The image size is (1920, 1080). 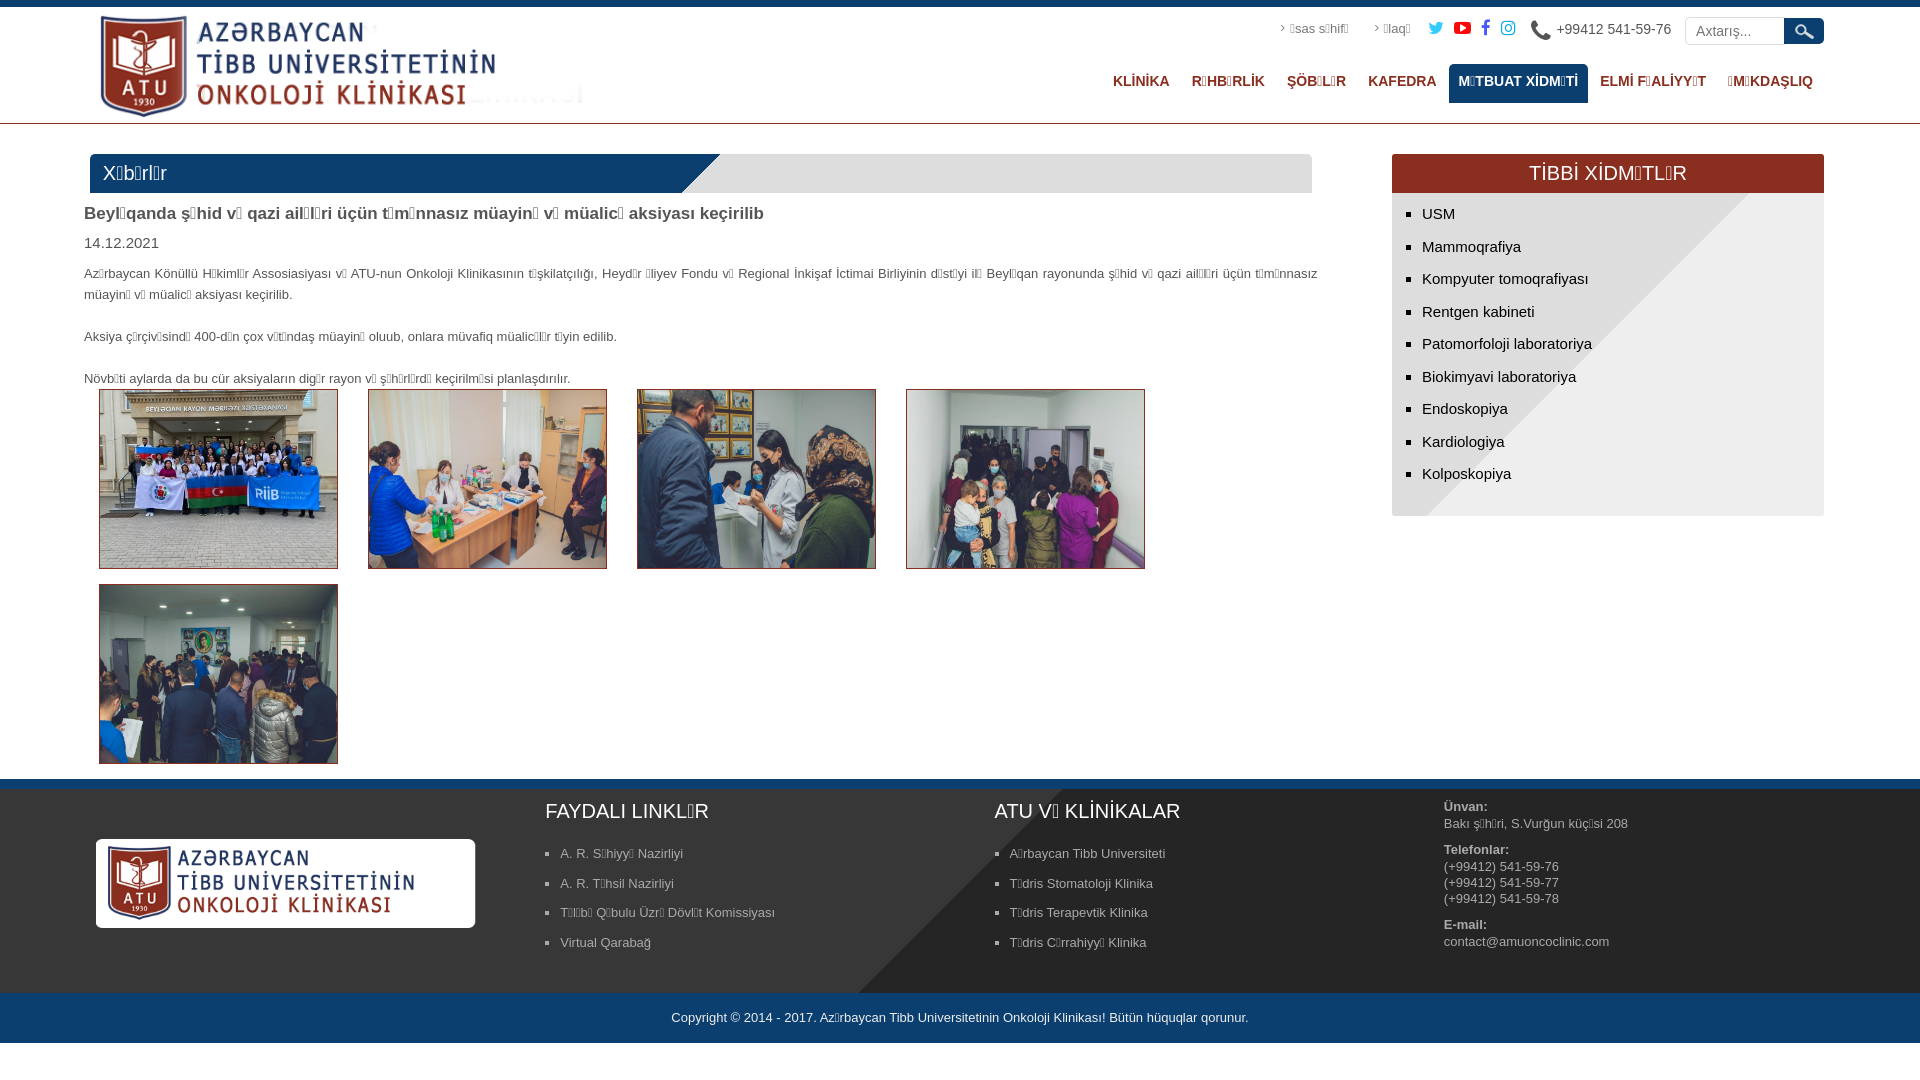 What do you see at coordinates (1478, 310) in the screenshot?
I see `'Rentgen kabineti'` at bounding box center [1478, 310].